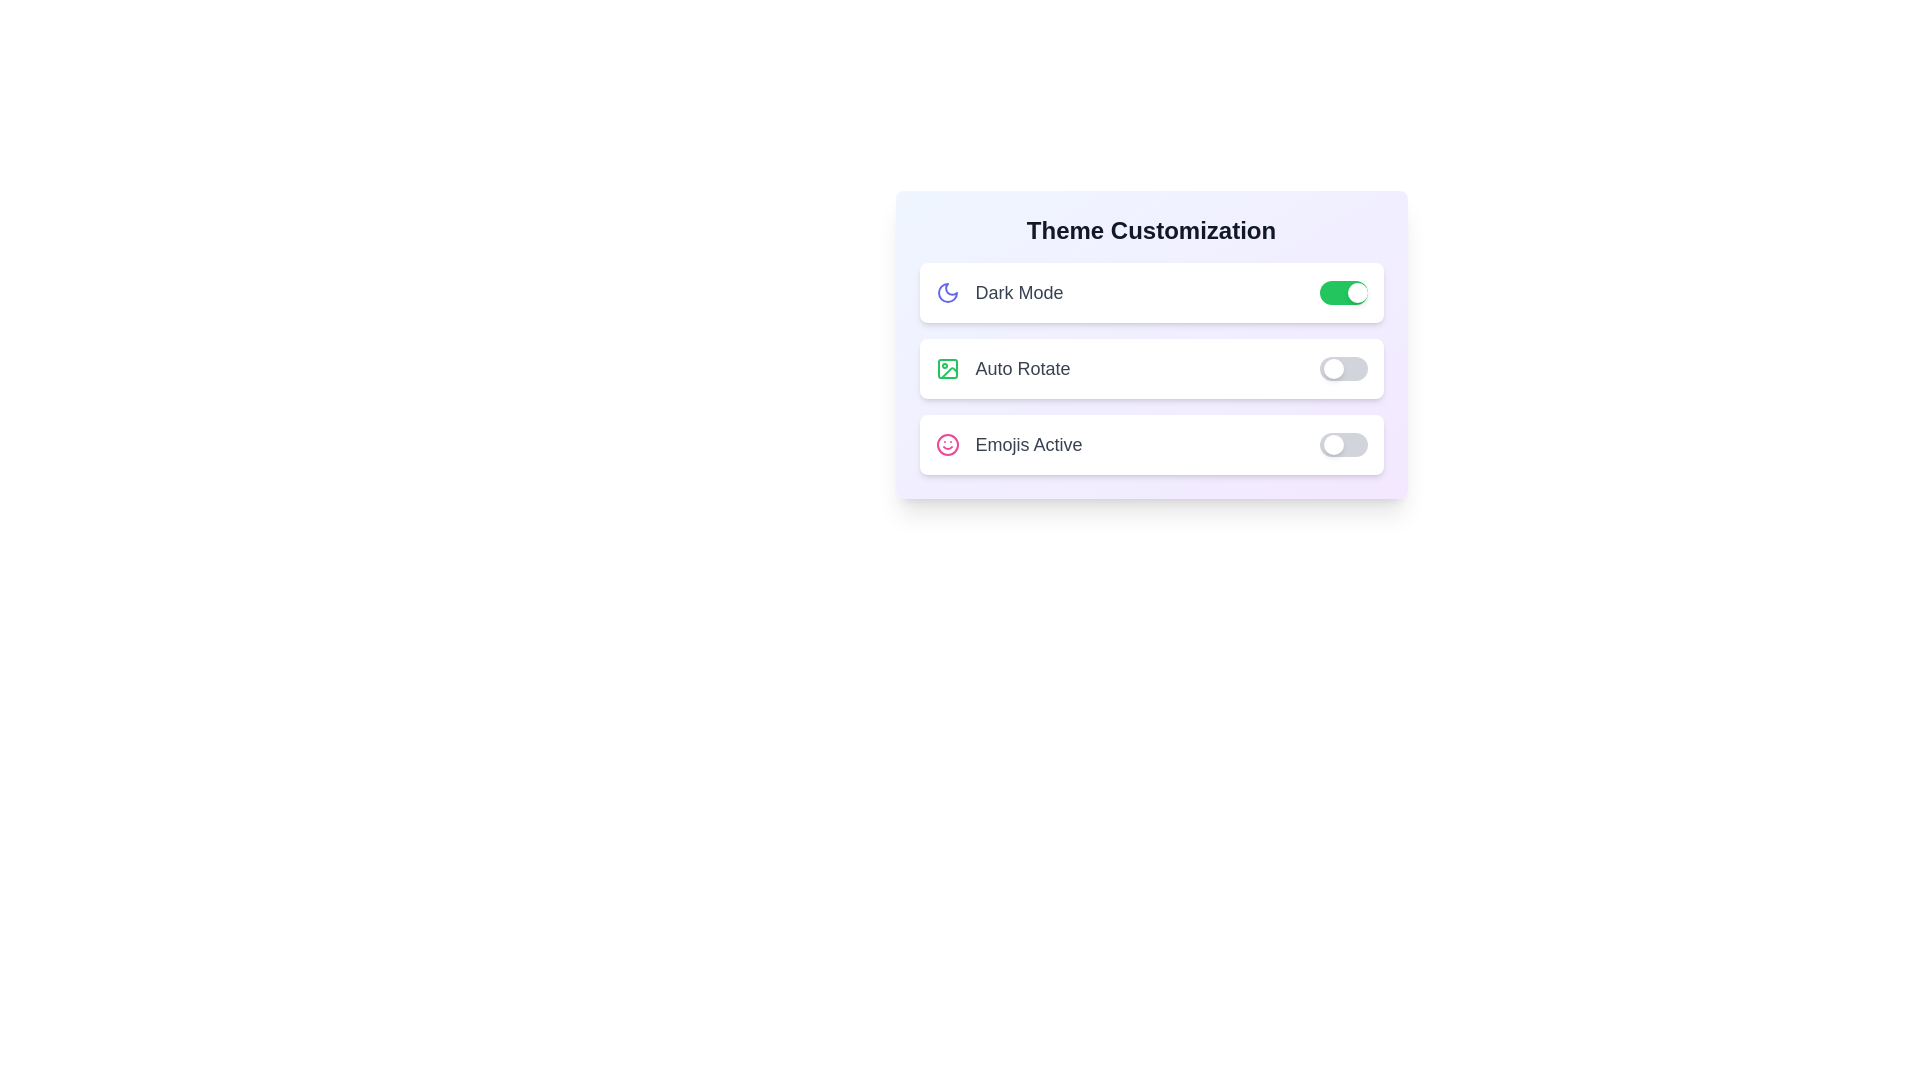  I want to click on the toggle switch labeled 'Auto Rotate' to change its state, located in the settings menu below 'Dark Mode', so click(1151, 369).